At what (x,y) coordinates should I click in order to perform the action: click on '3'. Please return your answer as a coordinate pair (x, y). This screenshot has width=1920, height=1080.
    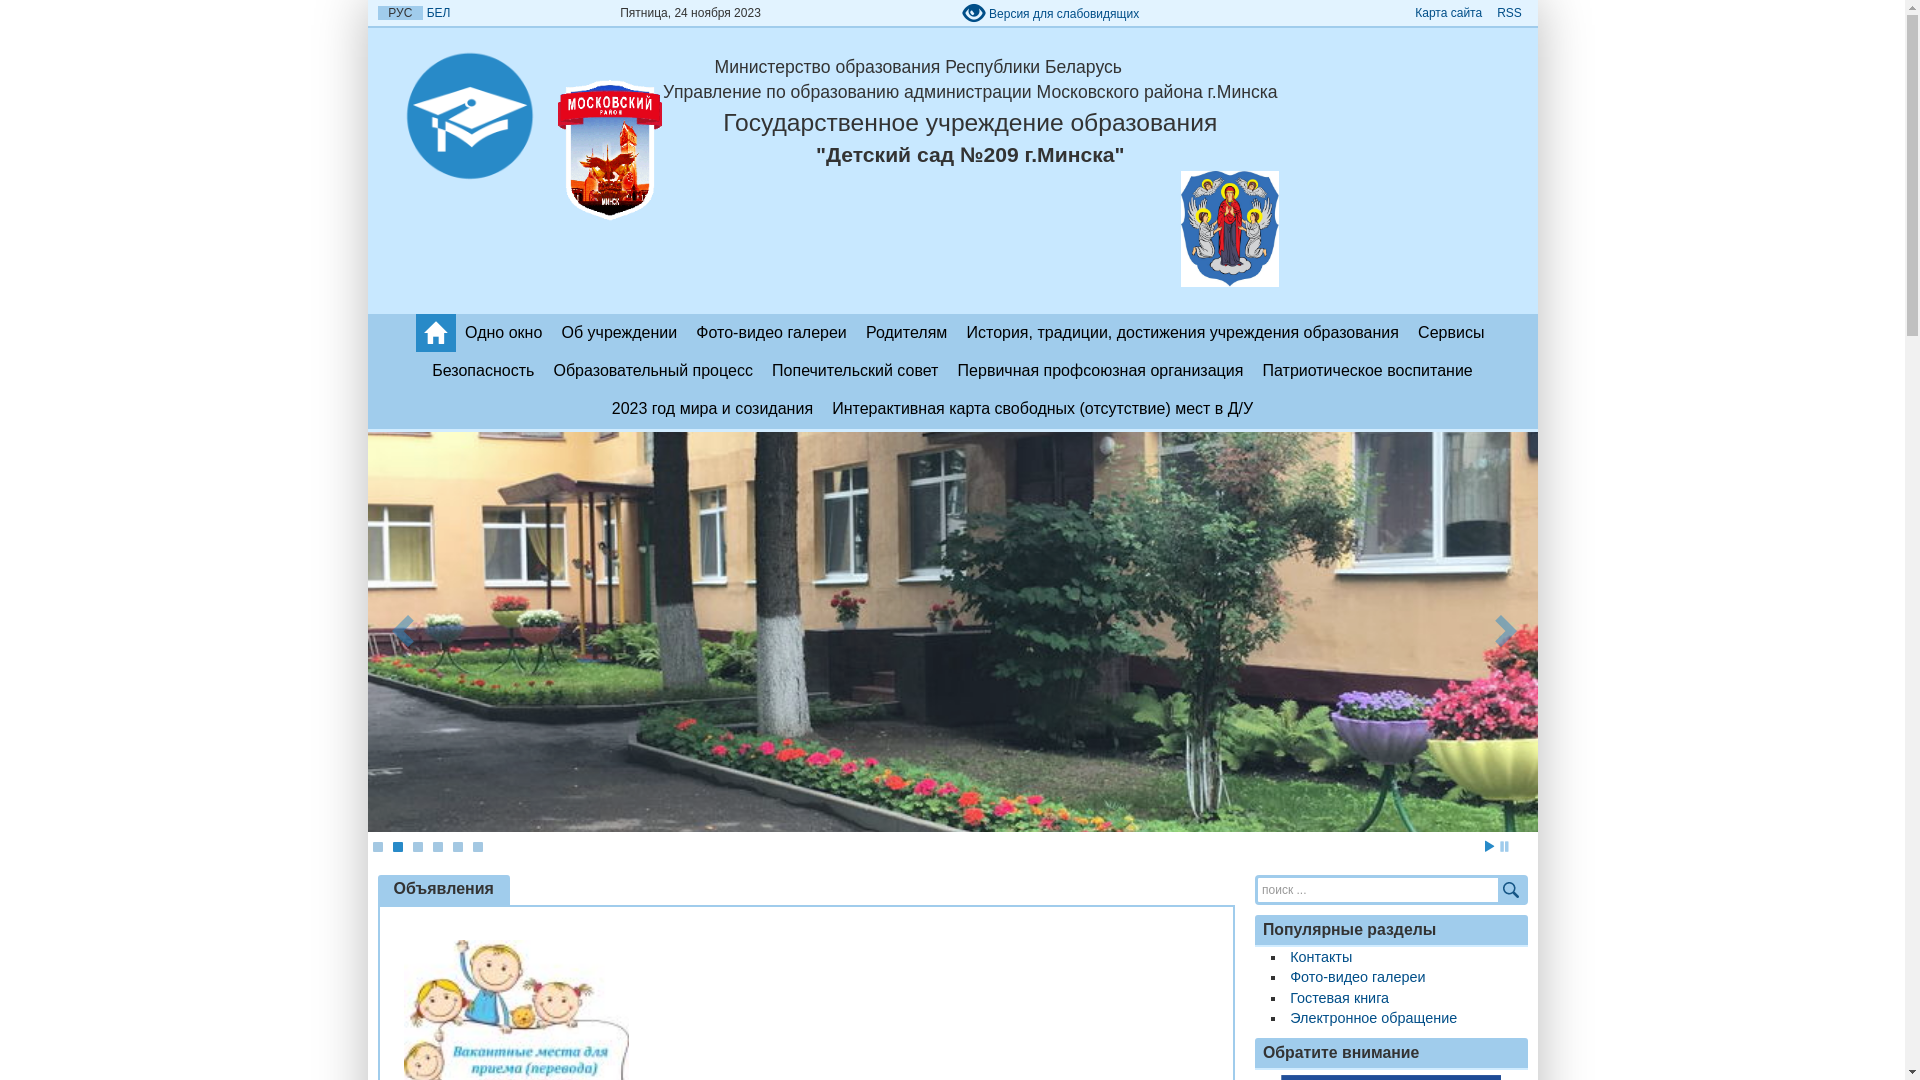
    Looking at the image, I should click on (416, 847).